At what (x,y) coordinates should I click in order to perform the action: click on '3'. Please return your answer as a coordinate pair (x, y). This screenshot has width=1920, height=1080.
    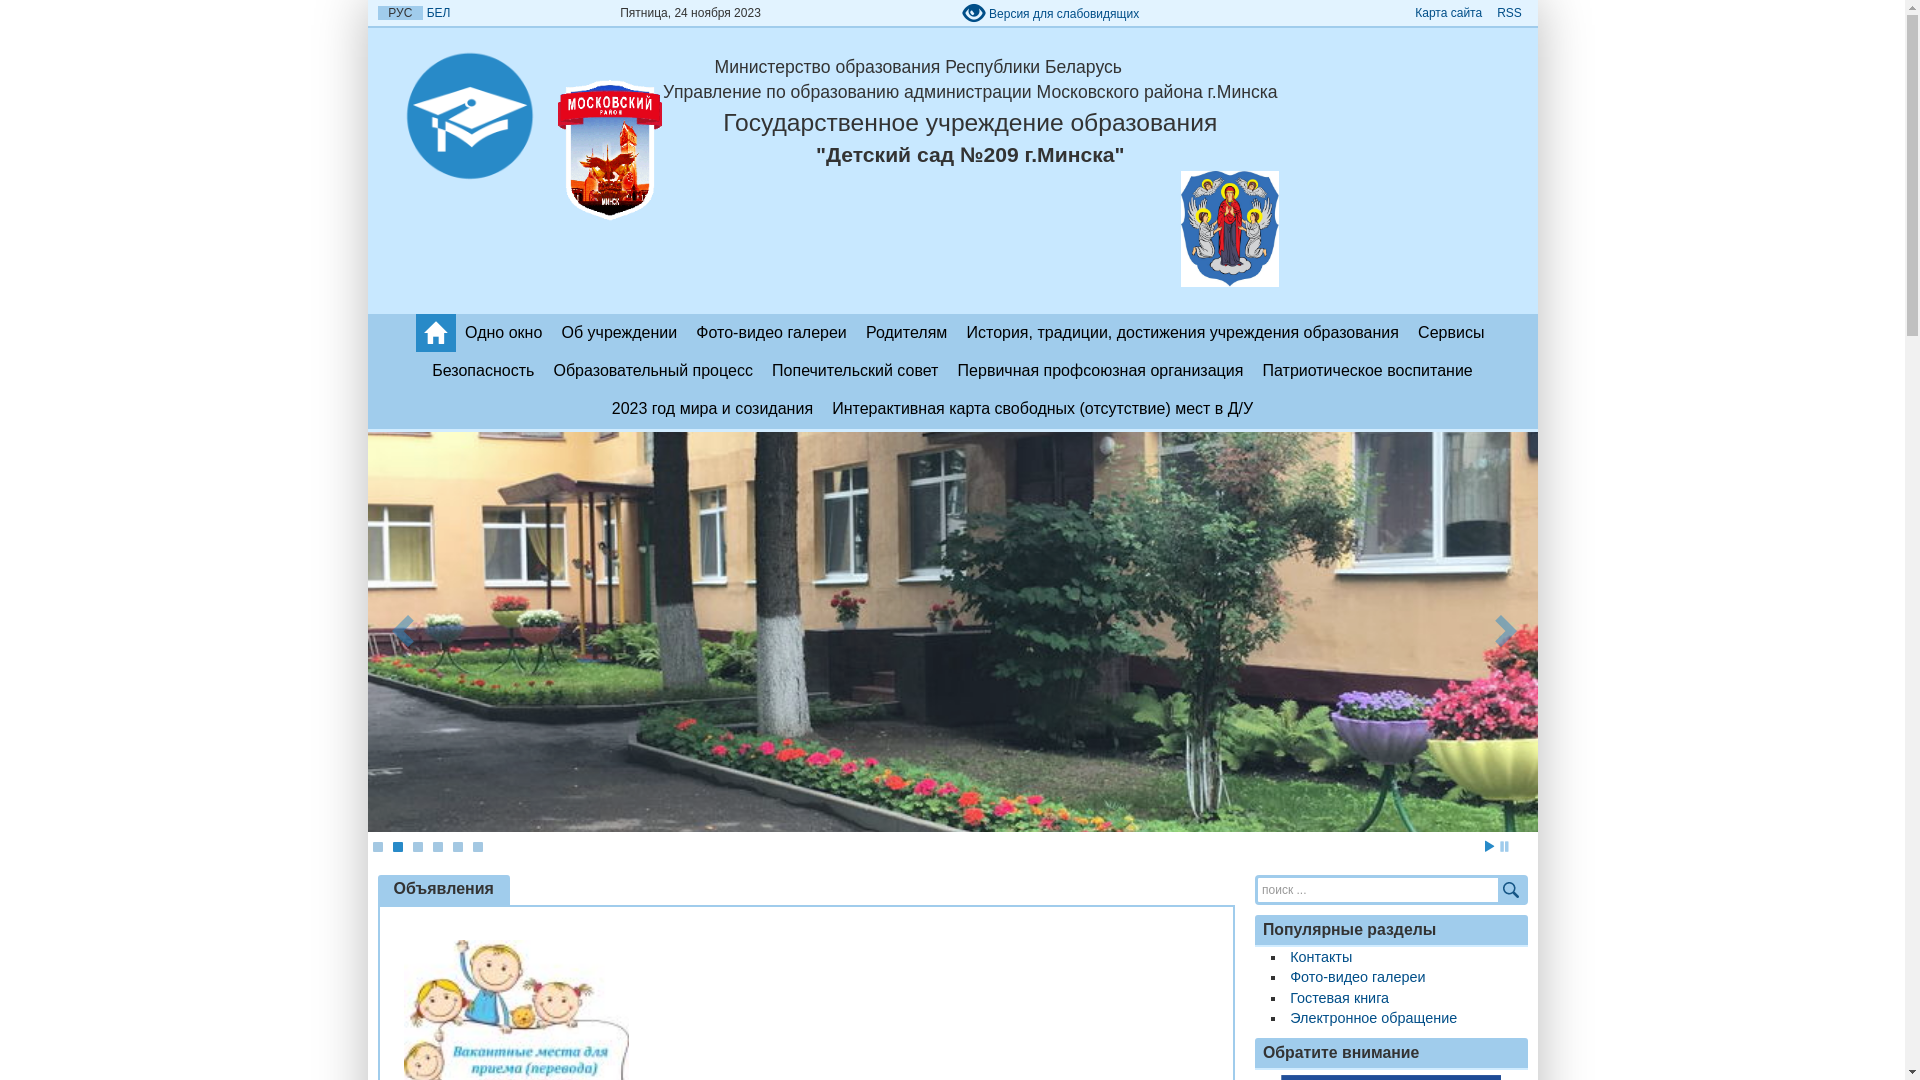
    Looking at the image, I should click on (416, 847).